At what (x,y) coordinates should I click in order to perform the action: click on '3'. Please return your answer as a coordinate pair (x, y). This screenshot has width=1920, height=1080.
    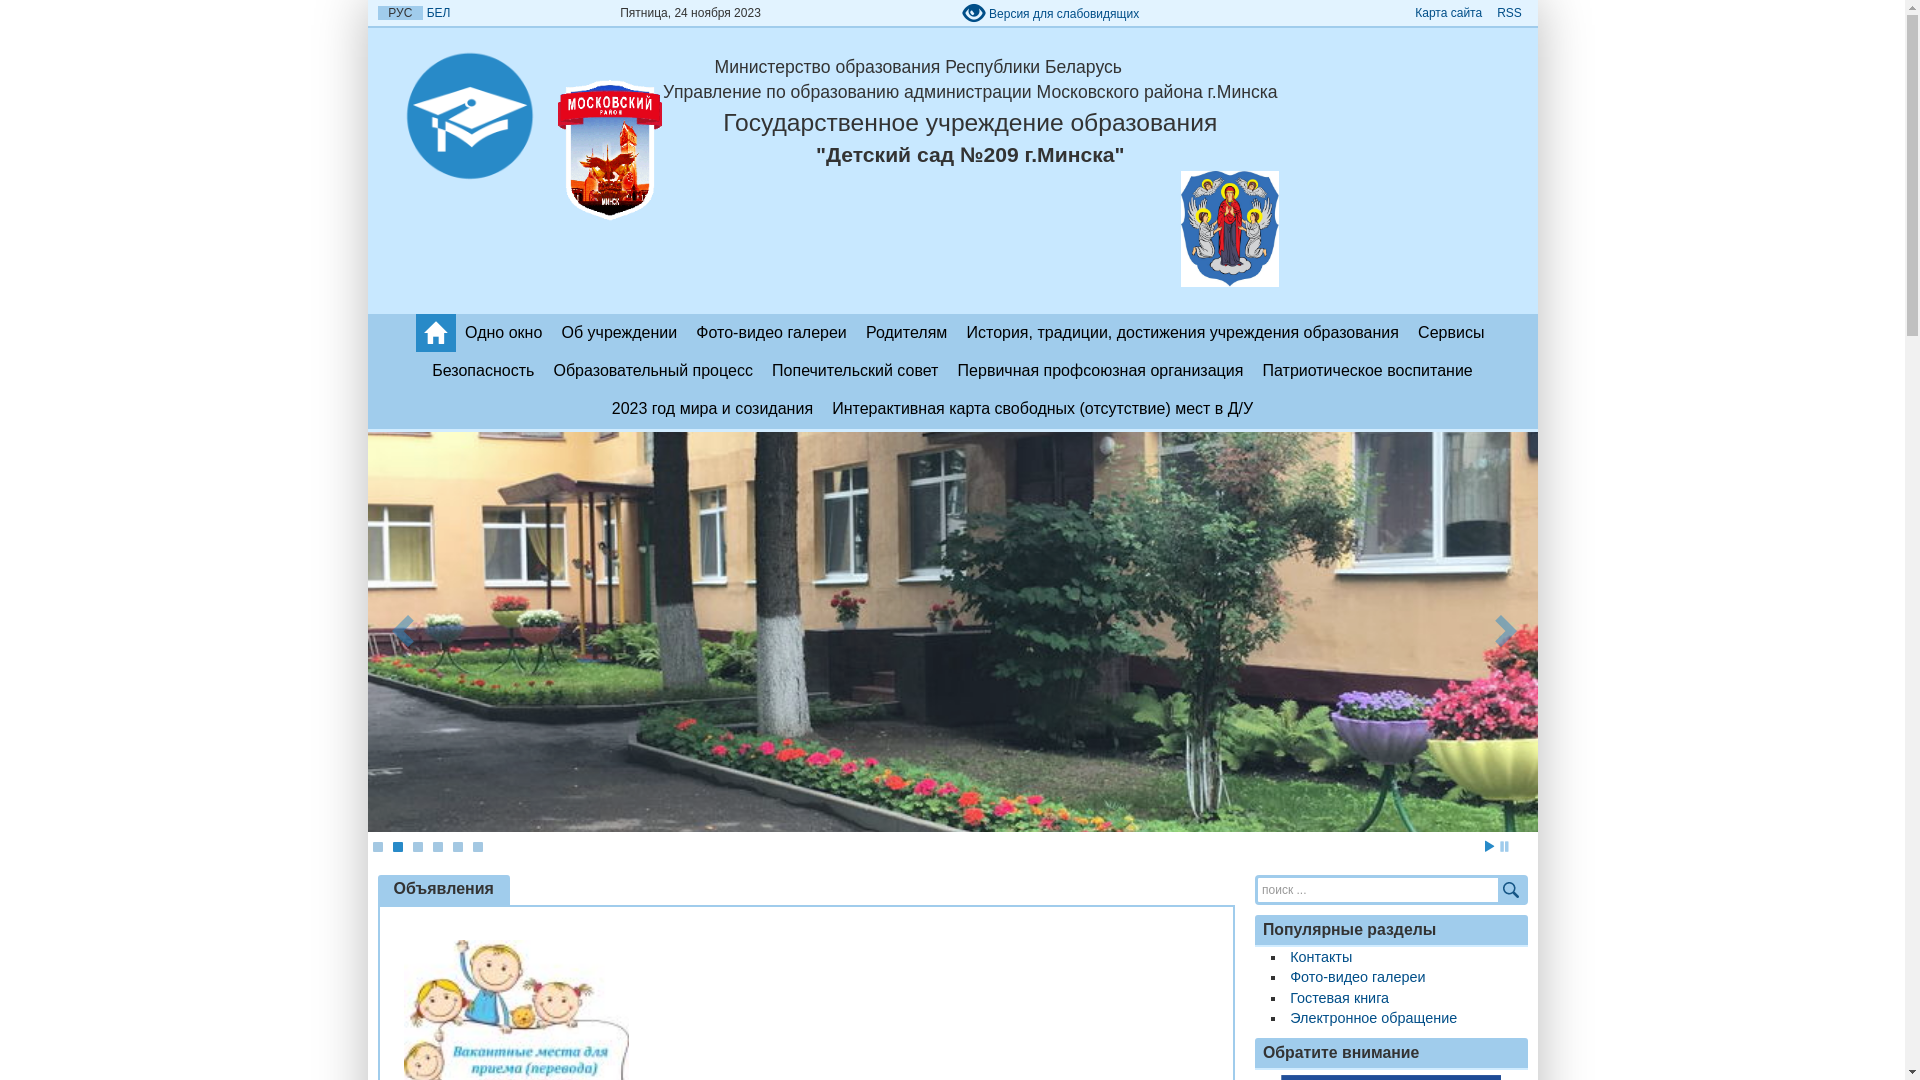
    Looking at the image, I should click on (416, 847).